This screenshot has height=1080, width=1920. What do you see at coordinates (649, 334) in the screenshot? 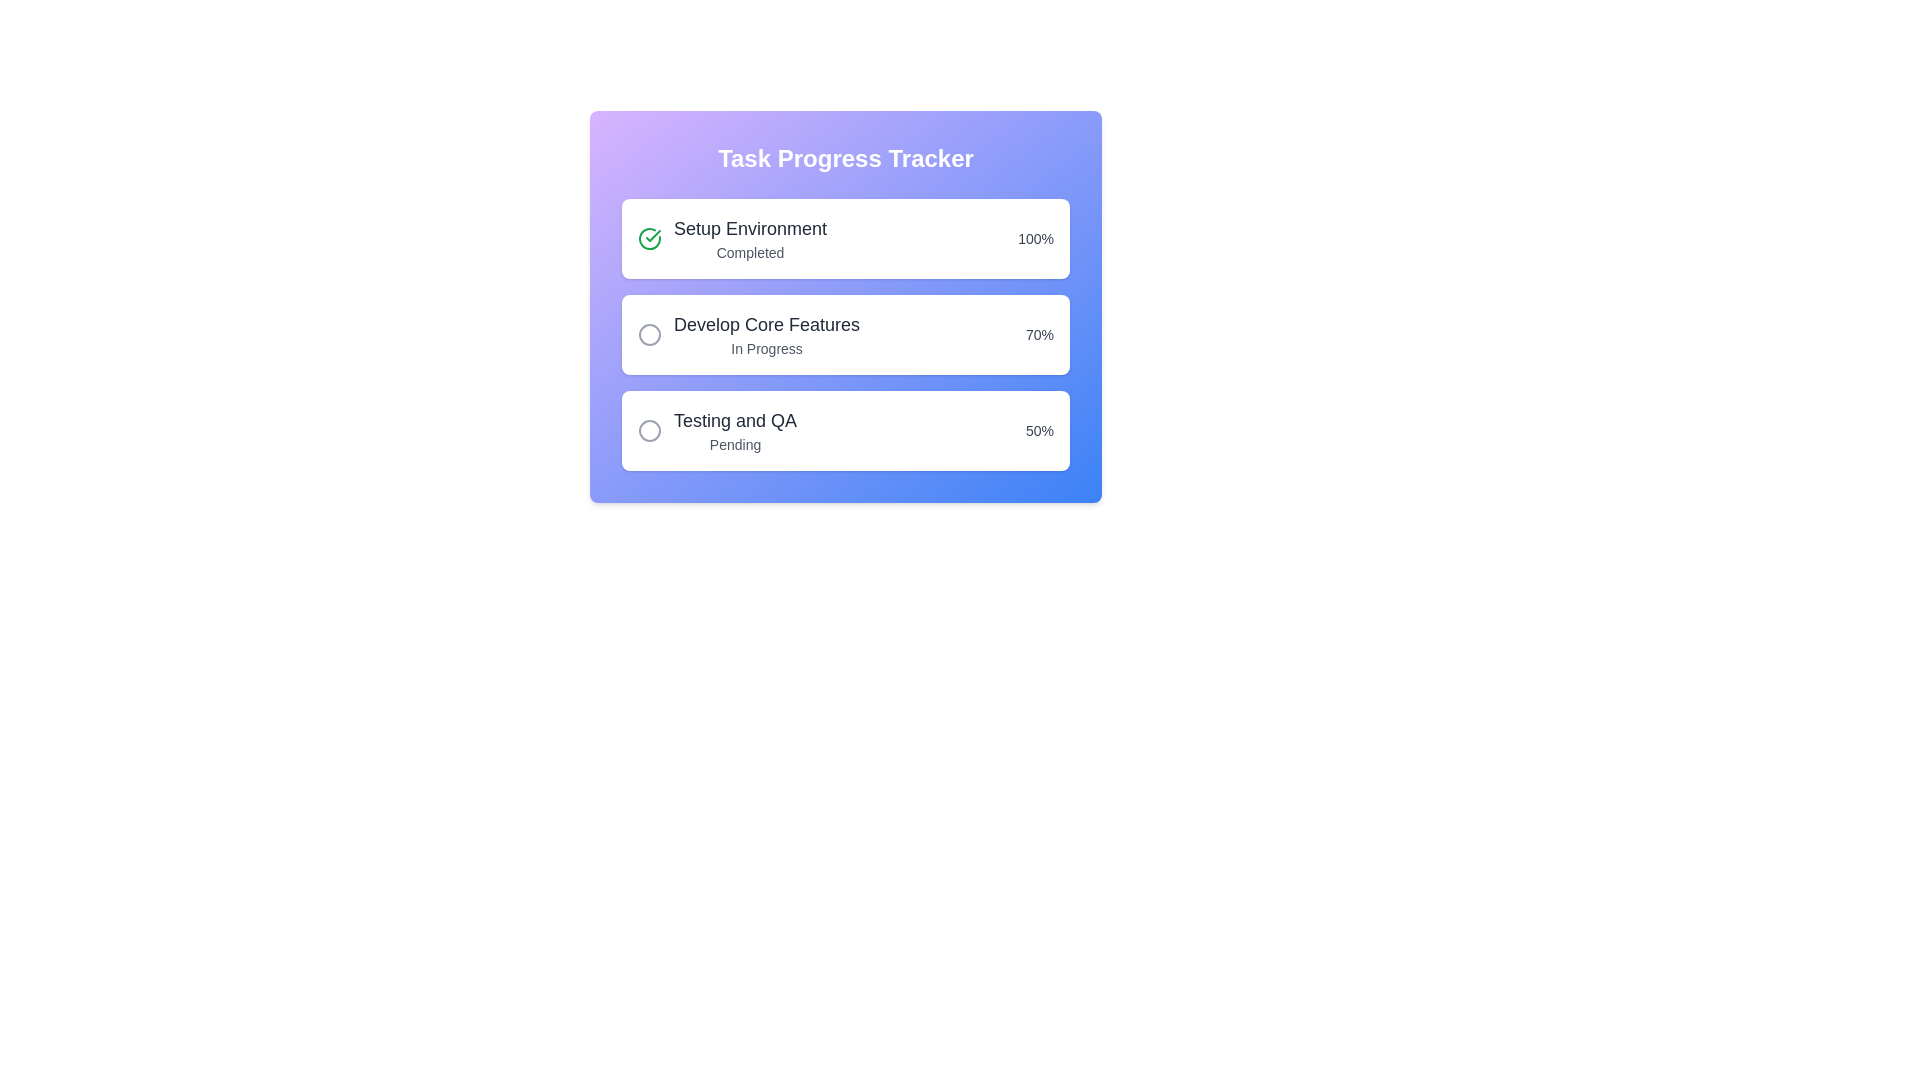
I see `the Circle icon indicating the progress status of the task 'Develop Core Features', which is marked 'In Progress'` at bounding box center [649, 334].